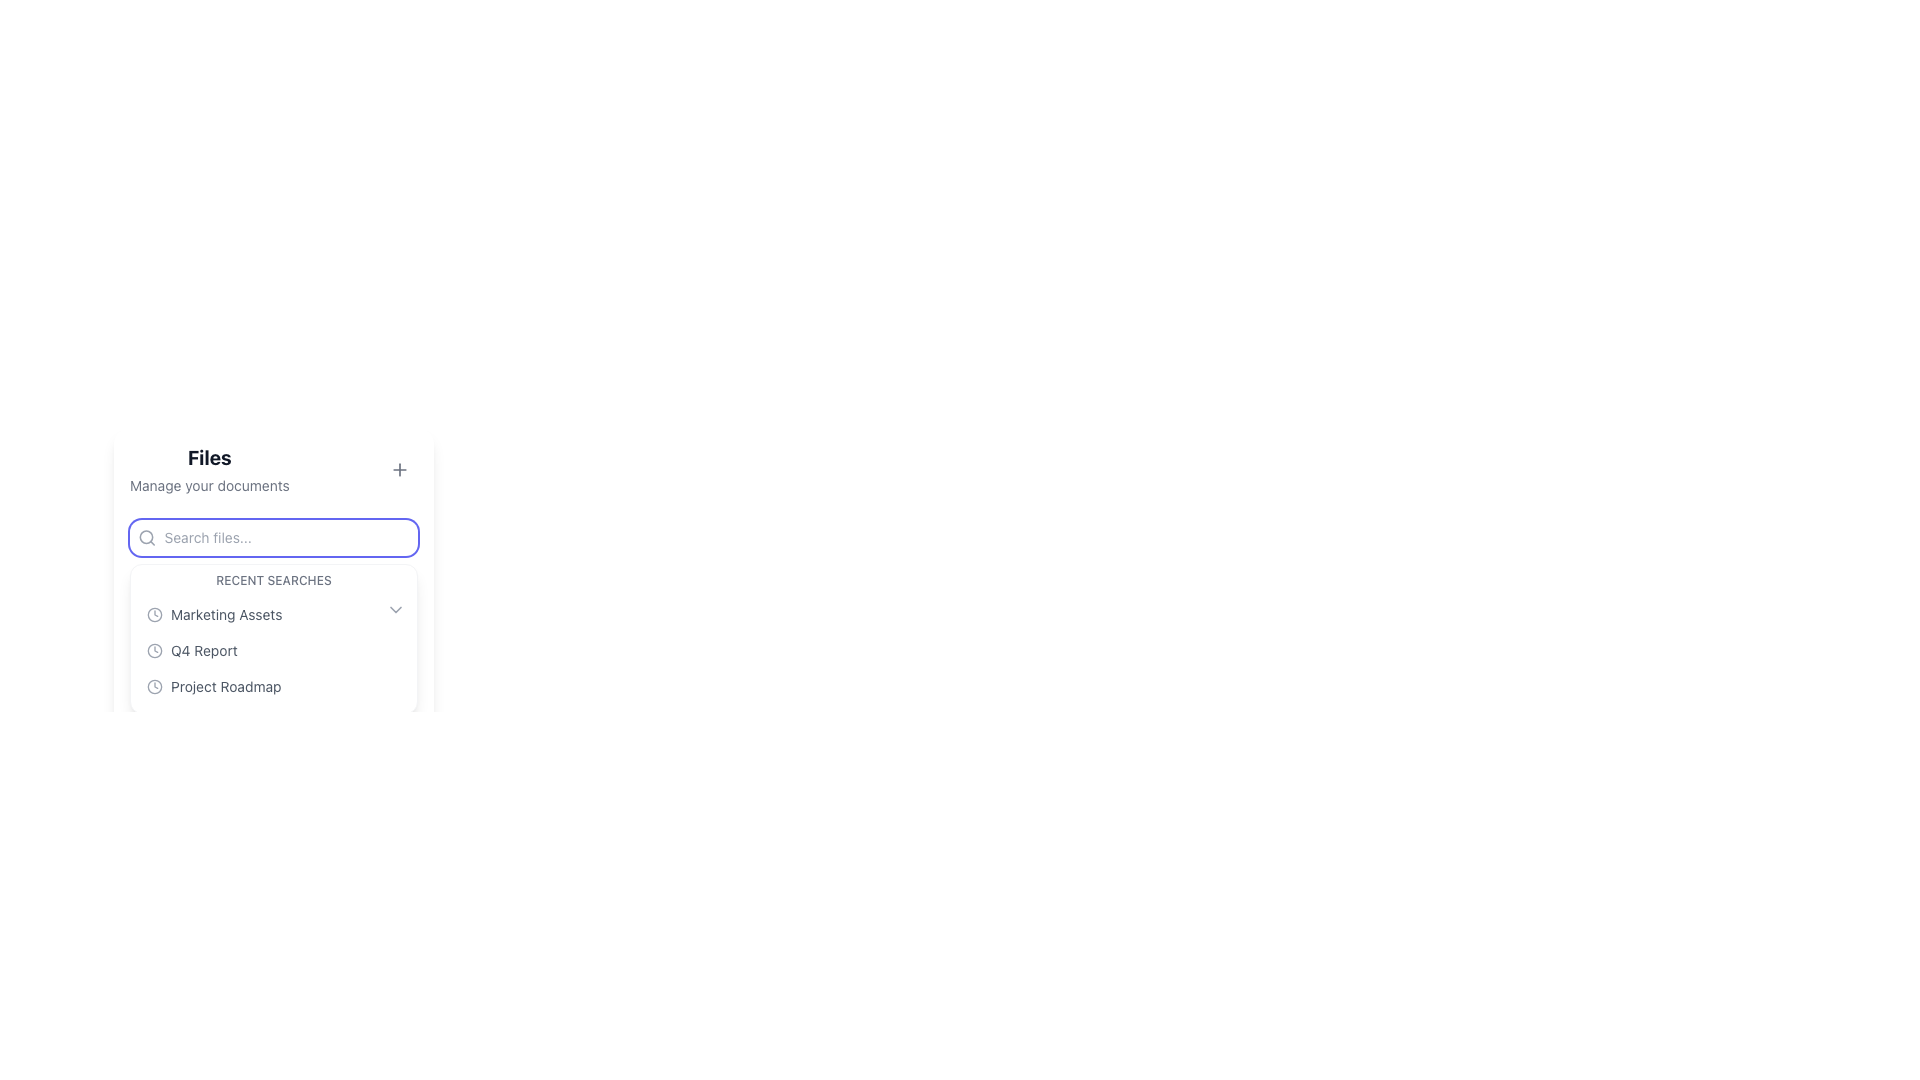 Image resolution: width=1920 pixels, height=1080 pixels. Describe the element at coordinates (153, 685) in the screenshot. I see `the time-related icon located to the left of the 'Project Roadmap' text in the clickable list item` at that location.